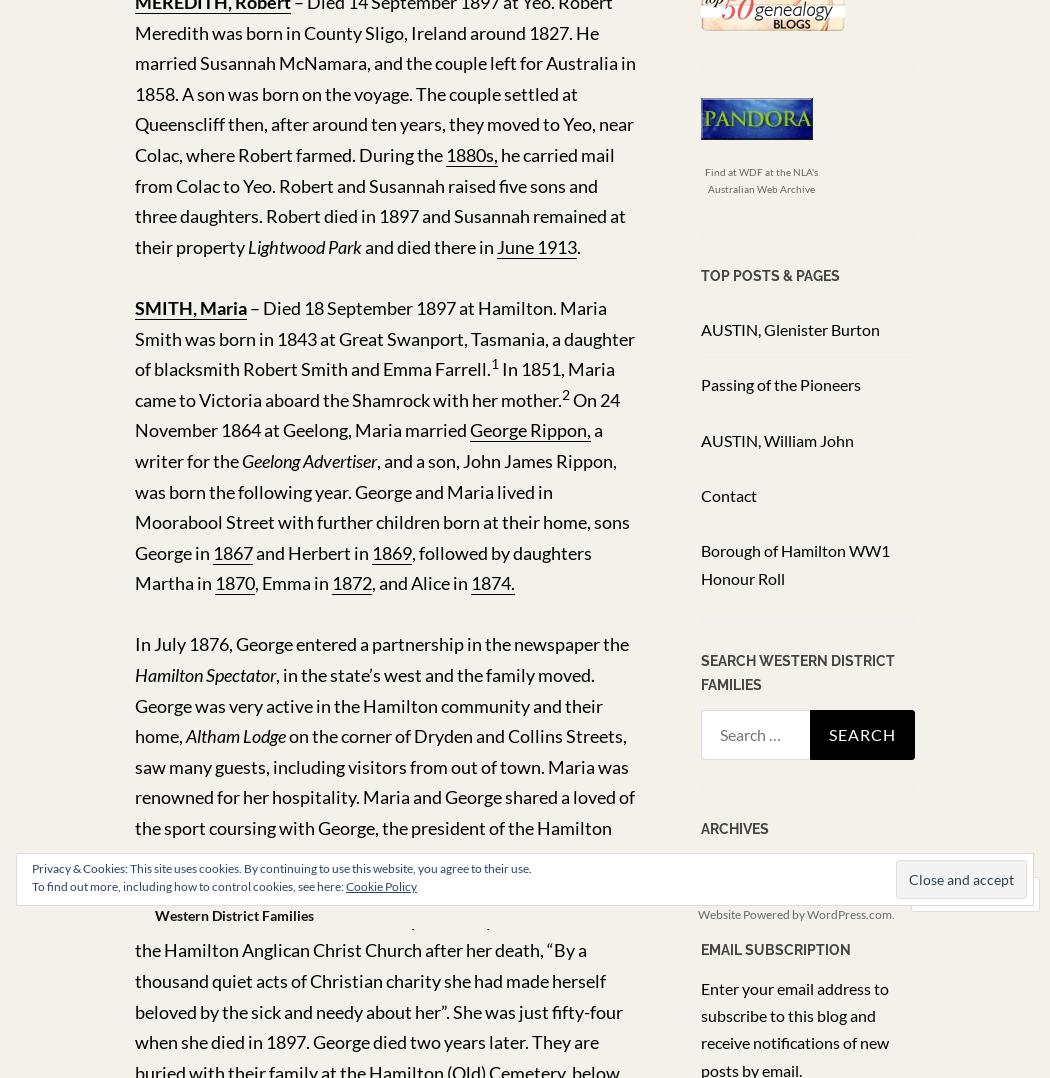 This screenshot has height=1078, width=1050. What do you see at coordinates (788, 327) in the screenshot?
I see `'AUSTIN, Glenister Burton'` at bounding box center [788, 327].